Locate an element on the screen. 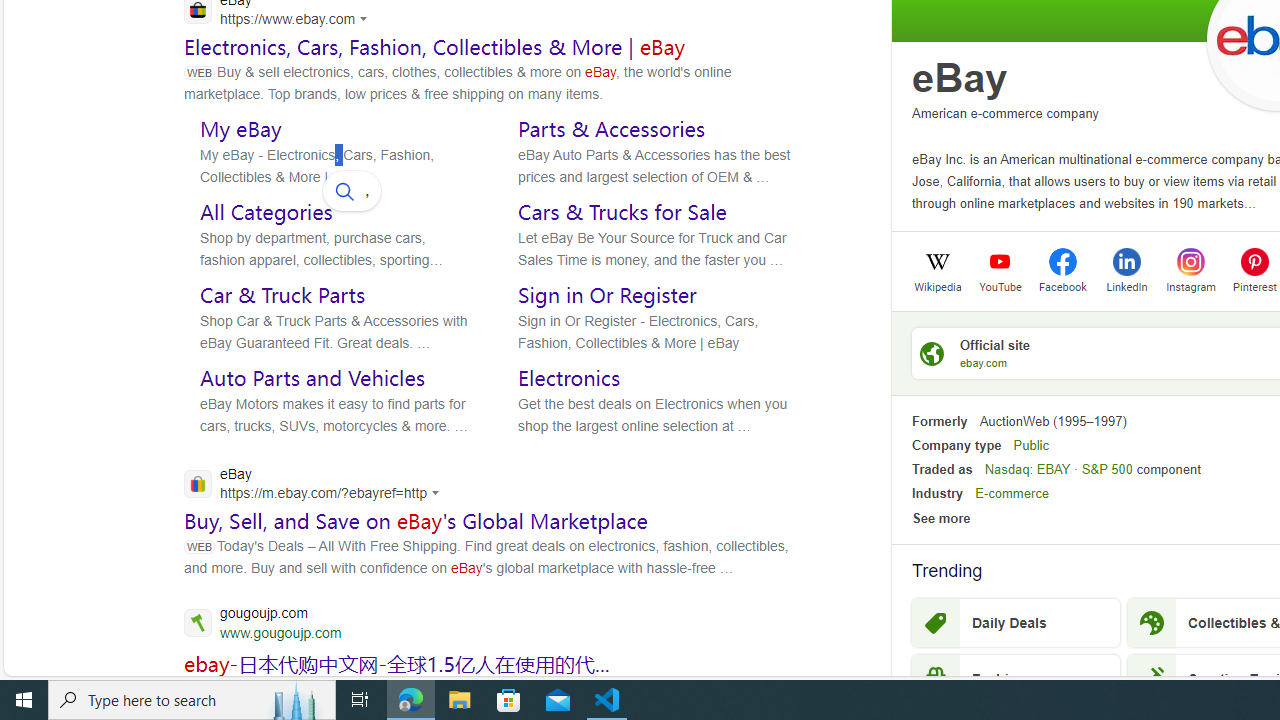 The height and width of the screenshot is (720, 1280). 'Instagram' is located at coordinates (1191, 285).